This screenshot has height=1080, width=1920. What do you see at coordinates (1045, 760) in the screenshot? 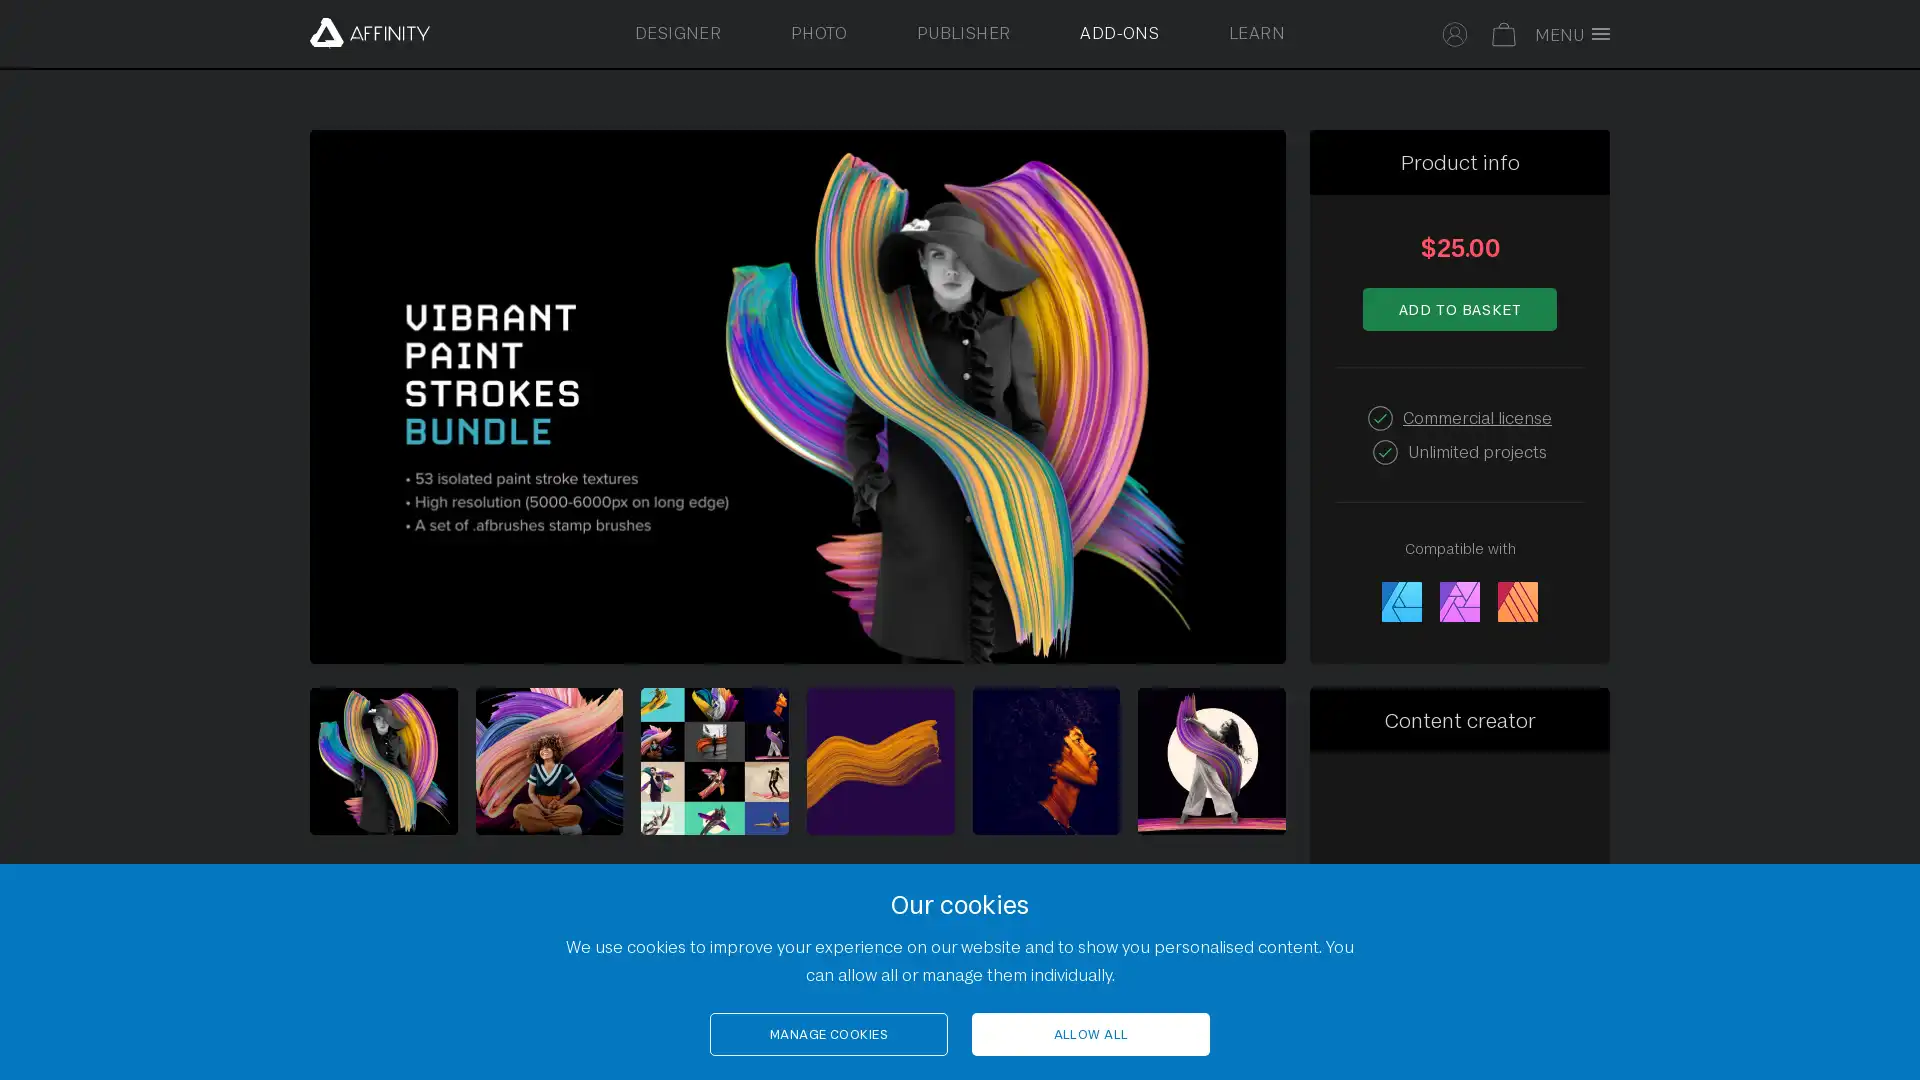
I see `Select to view image 5` at bounding box center [1045, 760].